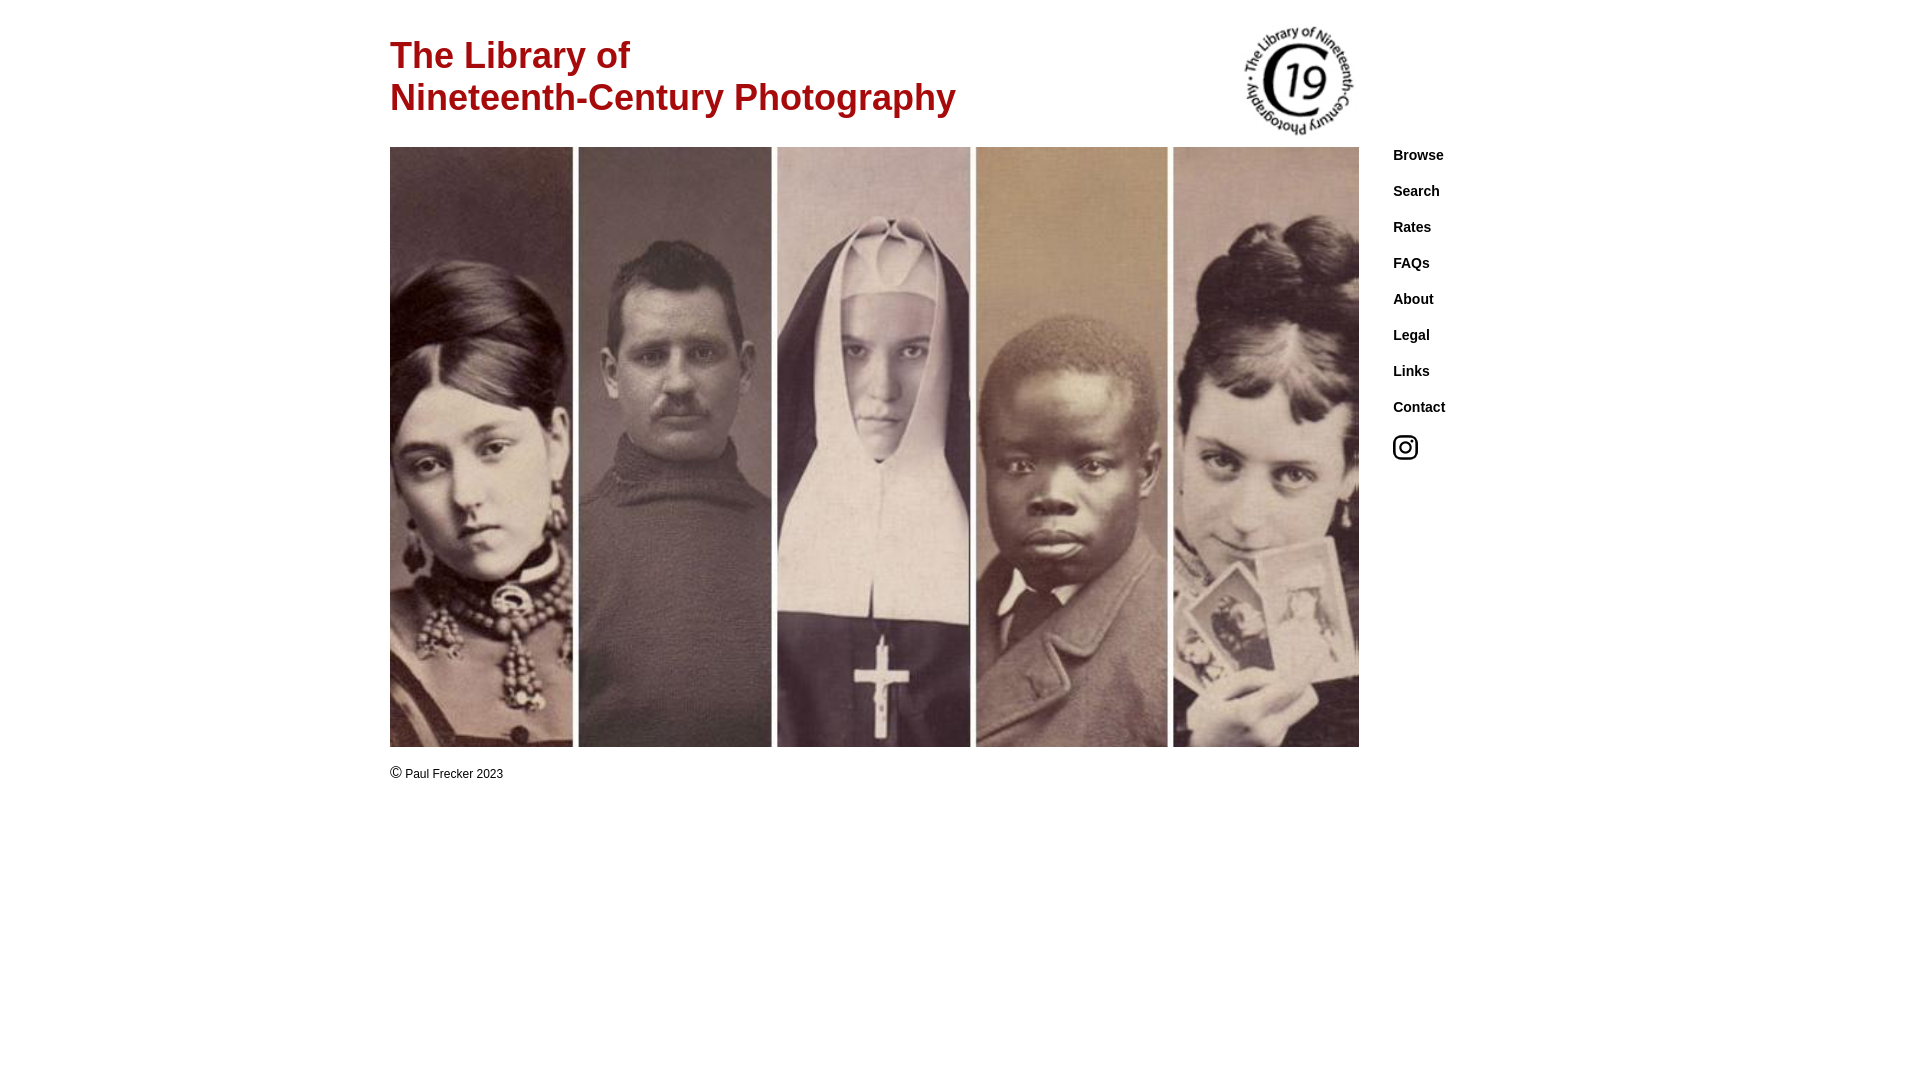 The height and width of the screenshot is (1080, 1920). What do you see at coordinates (1391, 334) in the screenshot?
I see `'Legal'` at bounding box center [1391, 334].